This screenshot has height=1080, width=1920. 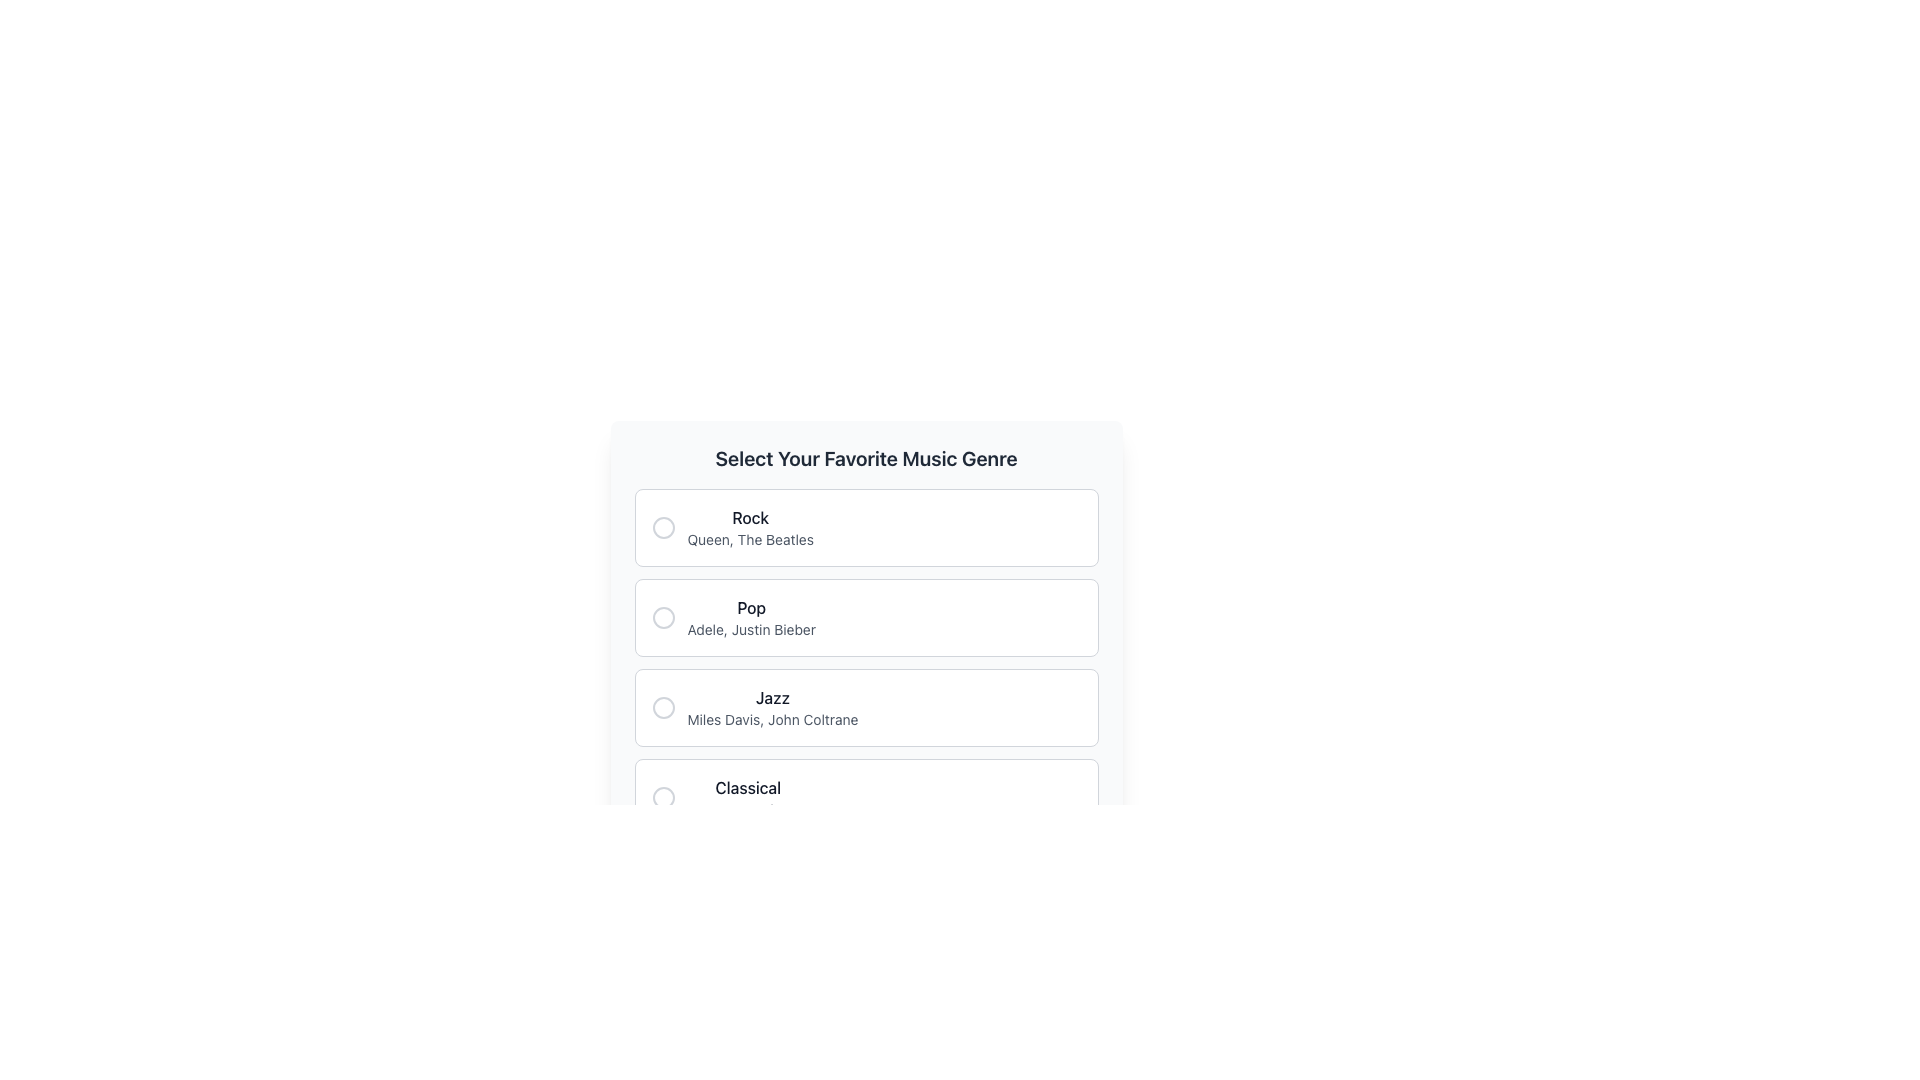 I want to click on the radio button adjacent to the 'Pop' music genre label, so click(x=750, y=616).